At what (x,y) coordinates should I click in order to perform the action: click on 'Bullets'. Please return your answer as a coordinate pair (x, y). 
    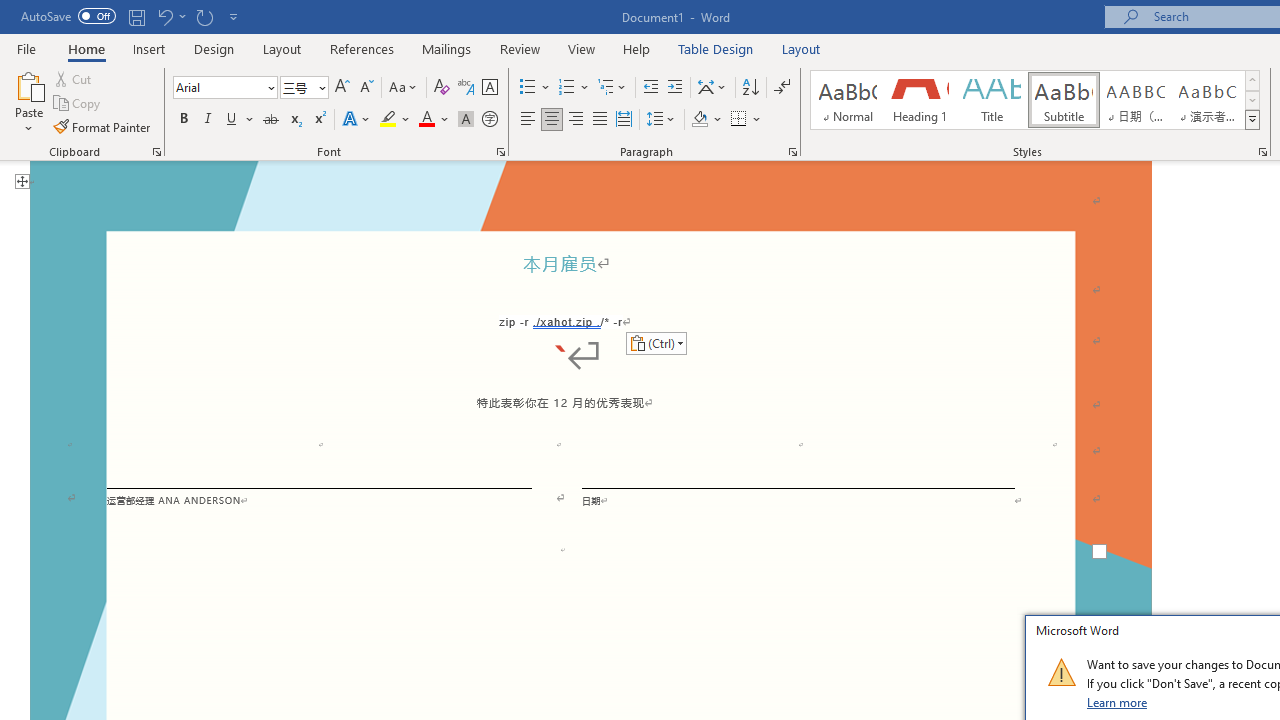
    Looking at the image, I should click on (535, 86).